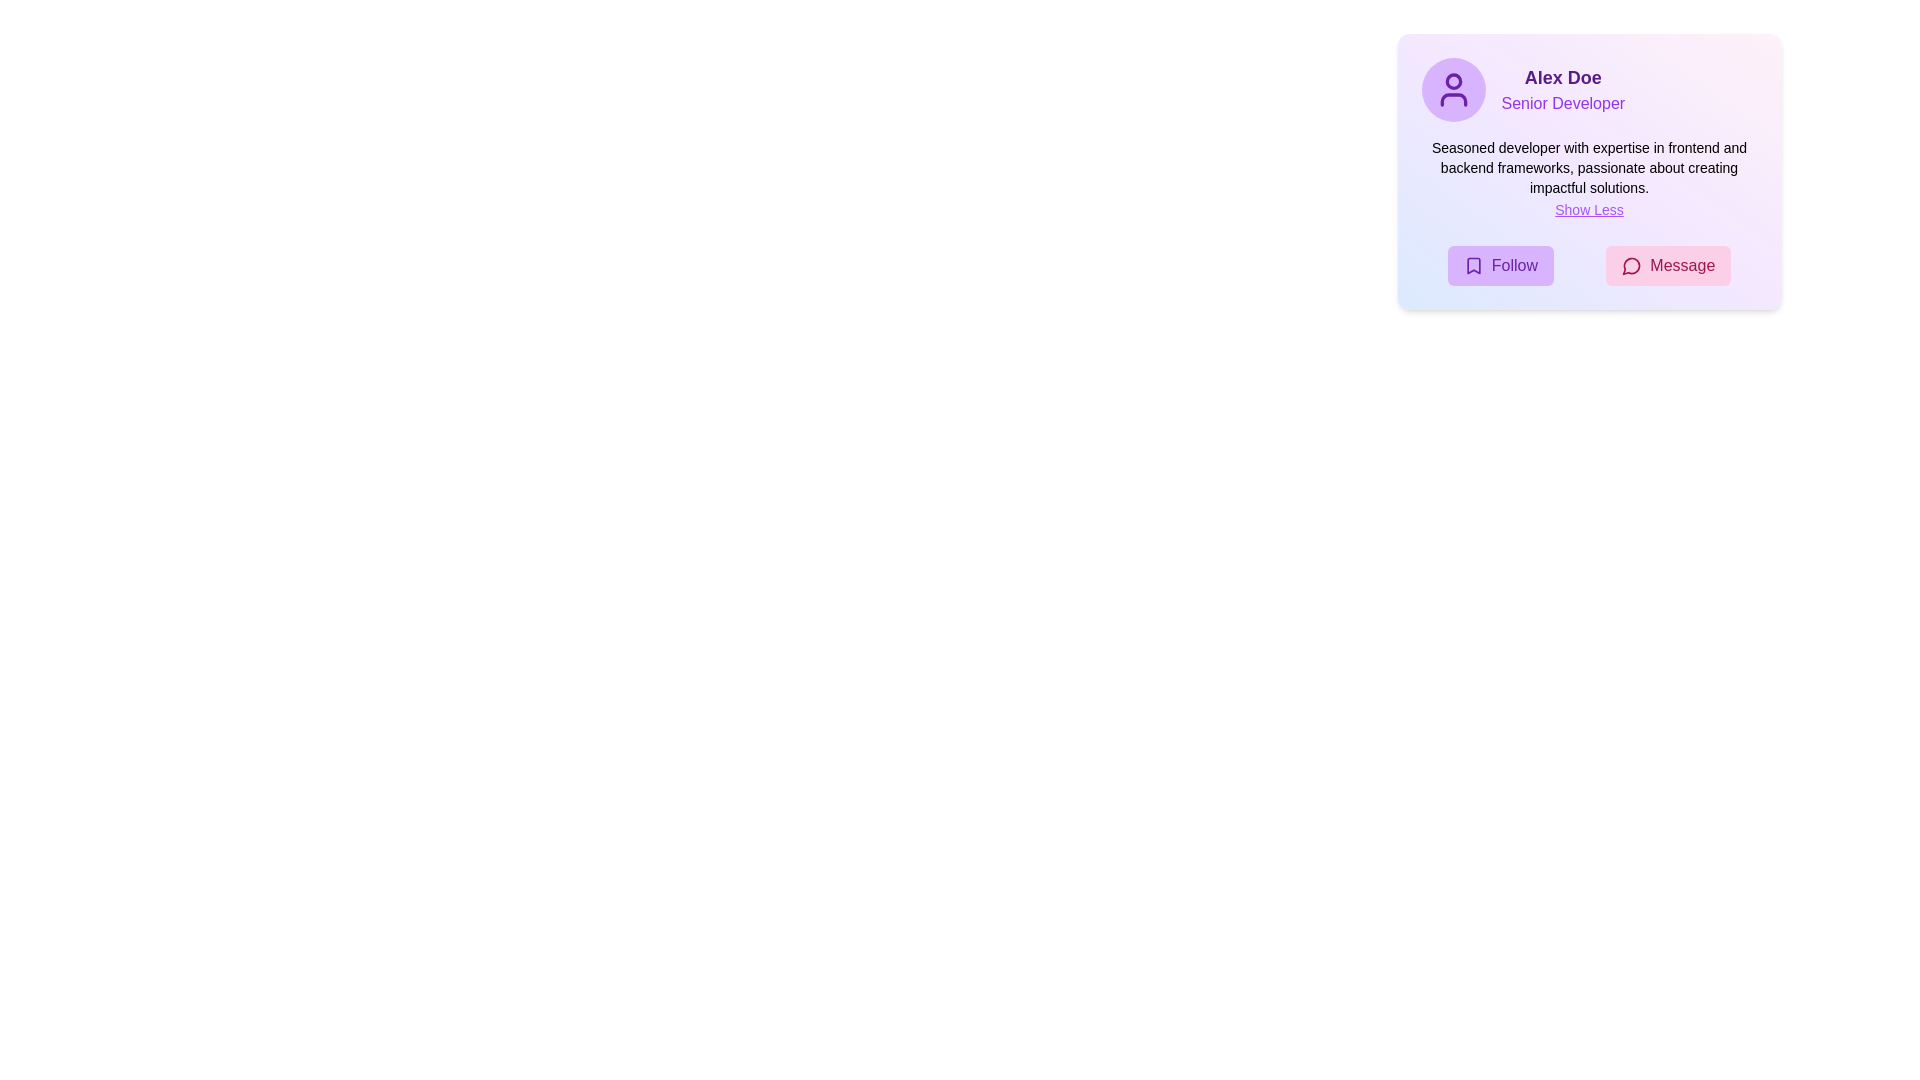 The image size is (1920, 1080). Describe the element at coordinates (1562, 104) in the screenshot. I see `the Text label displaying the job title or role of the individual in the profile card, which is located beneath the sibling element 'Alex Doe.'` at that location.